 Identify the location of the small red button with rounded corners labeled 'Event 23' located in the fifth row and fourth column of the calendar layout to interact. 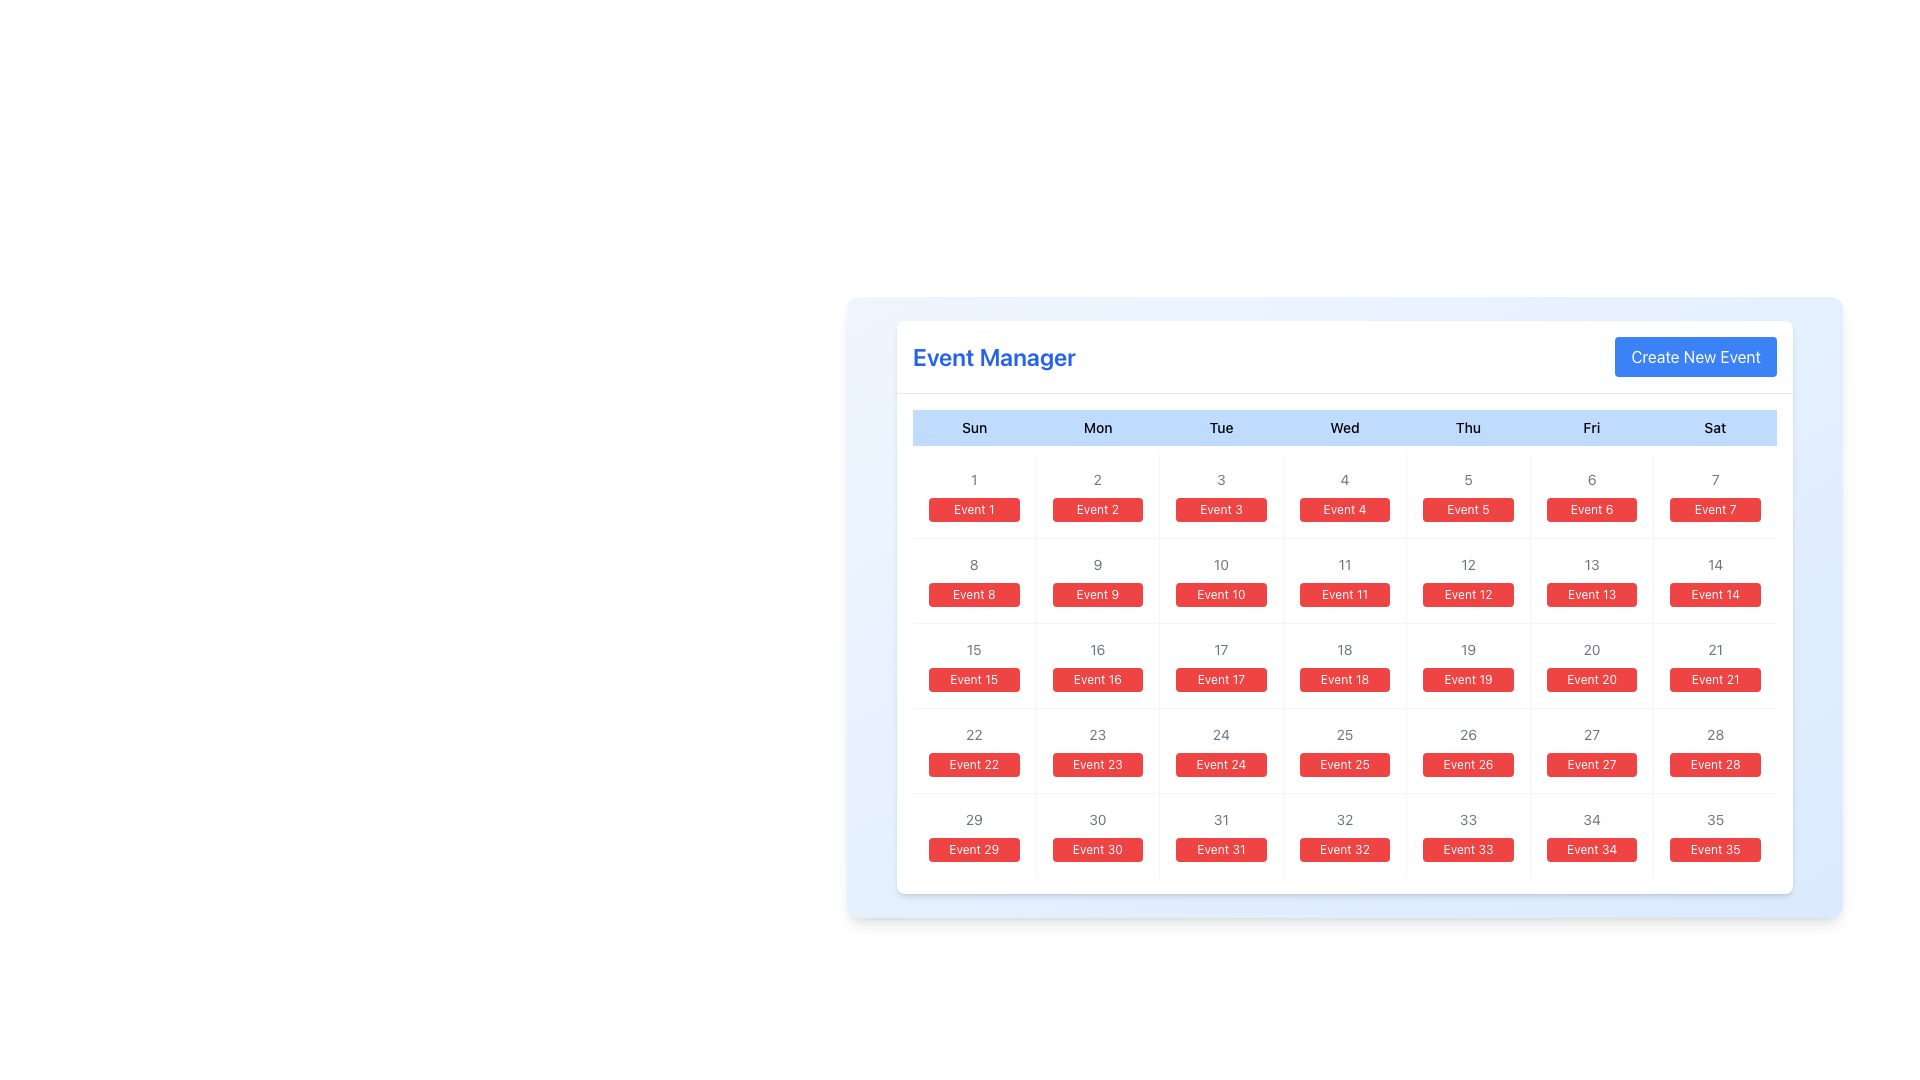
(1096, 764).